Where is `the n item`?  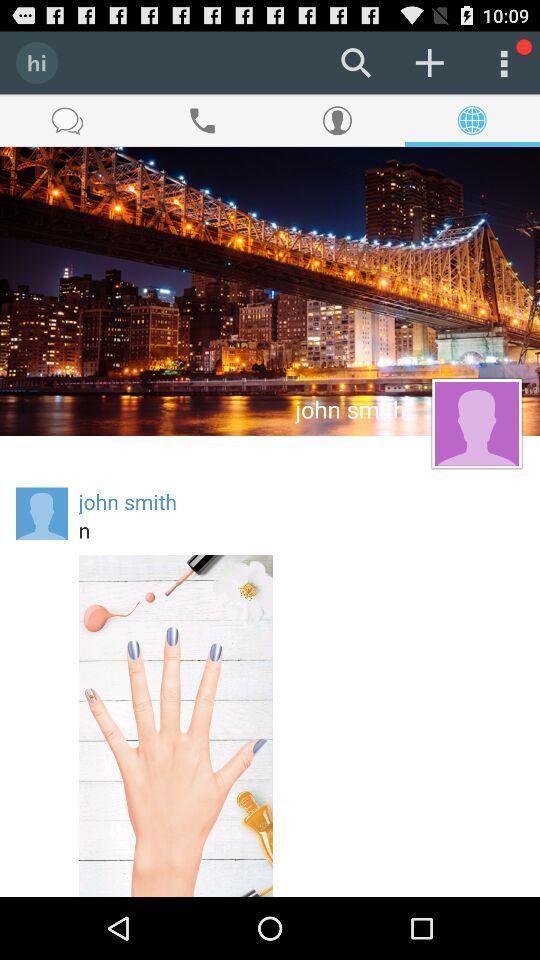 the n item is located at coordinates (300, 529).